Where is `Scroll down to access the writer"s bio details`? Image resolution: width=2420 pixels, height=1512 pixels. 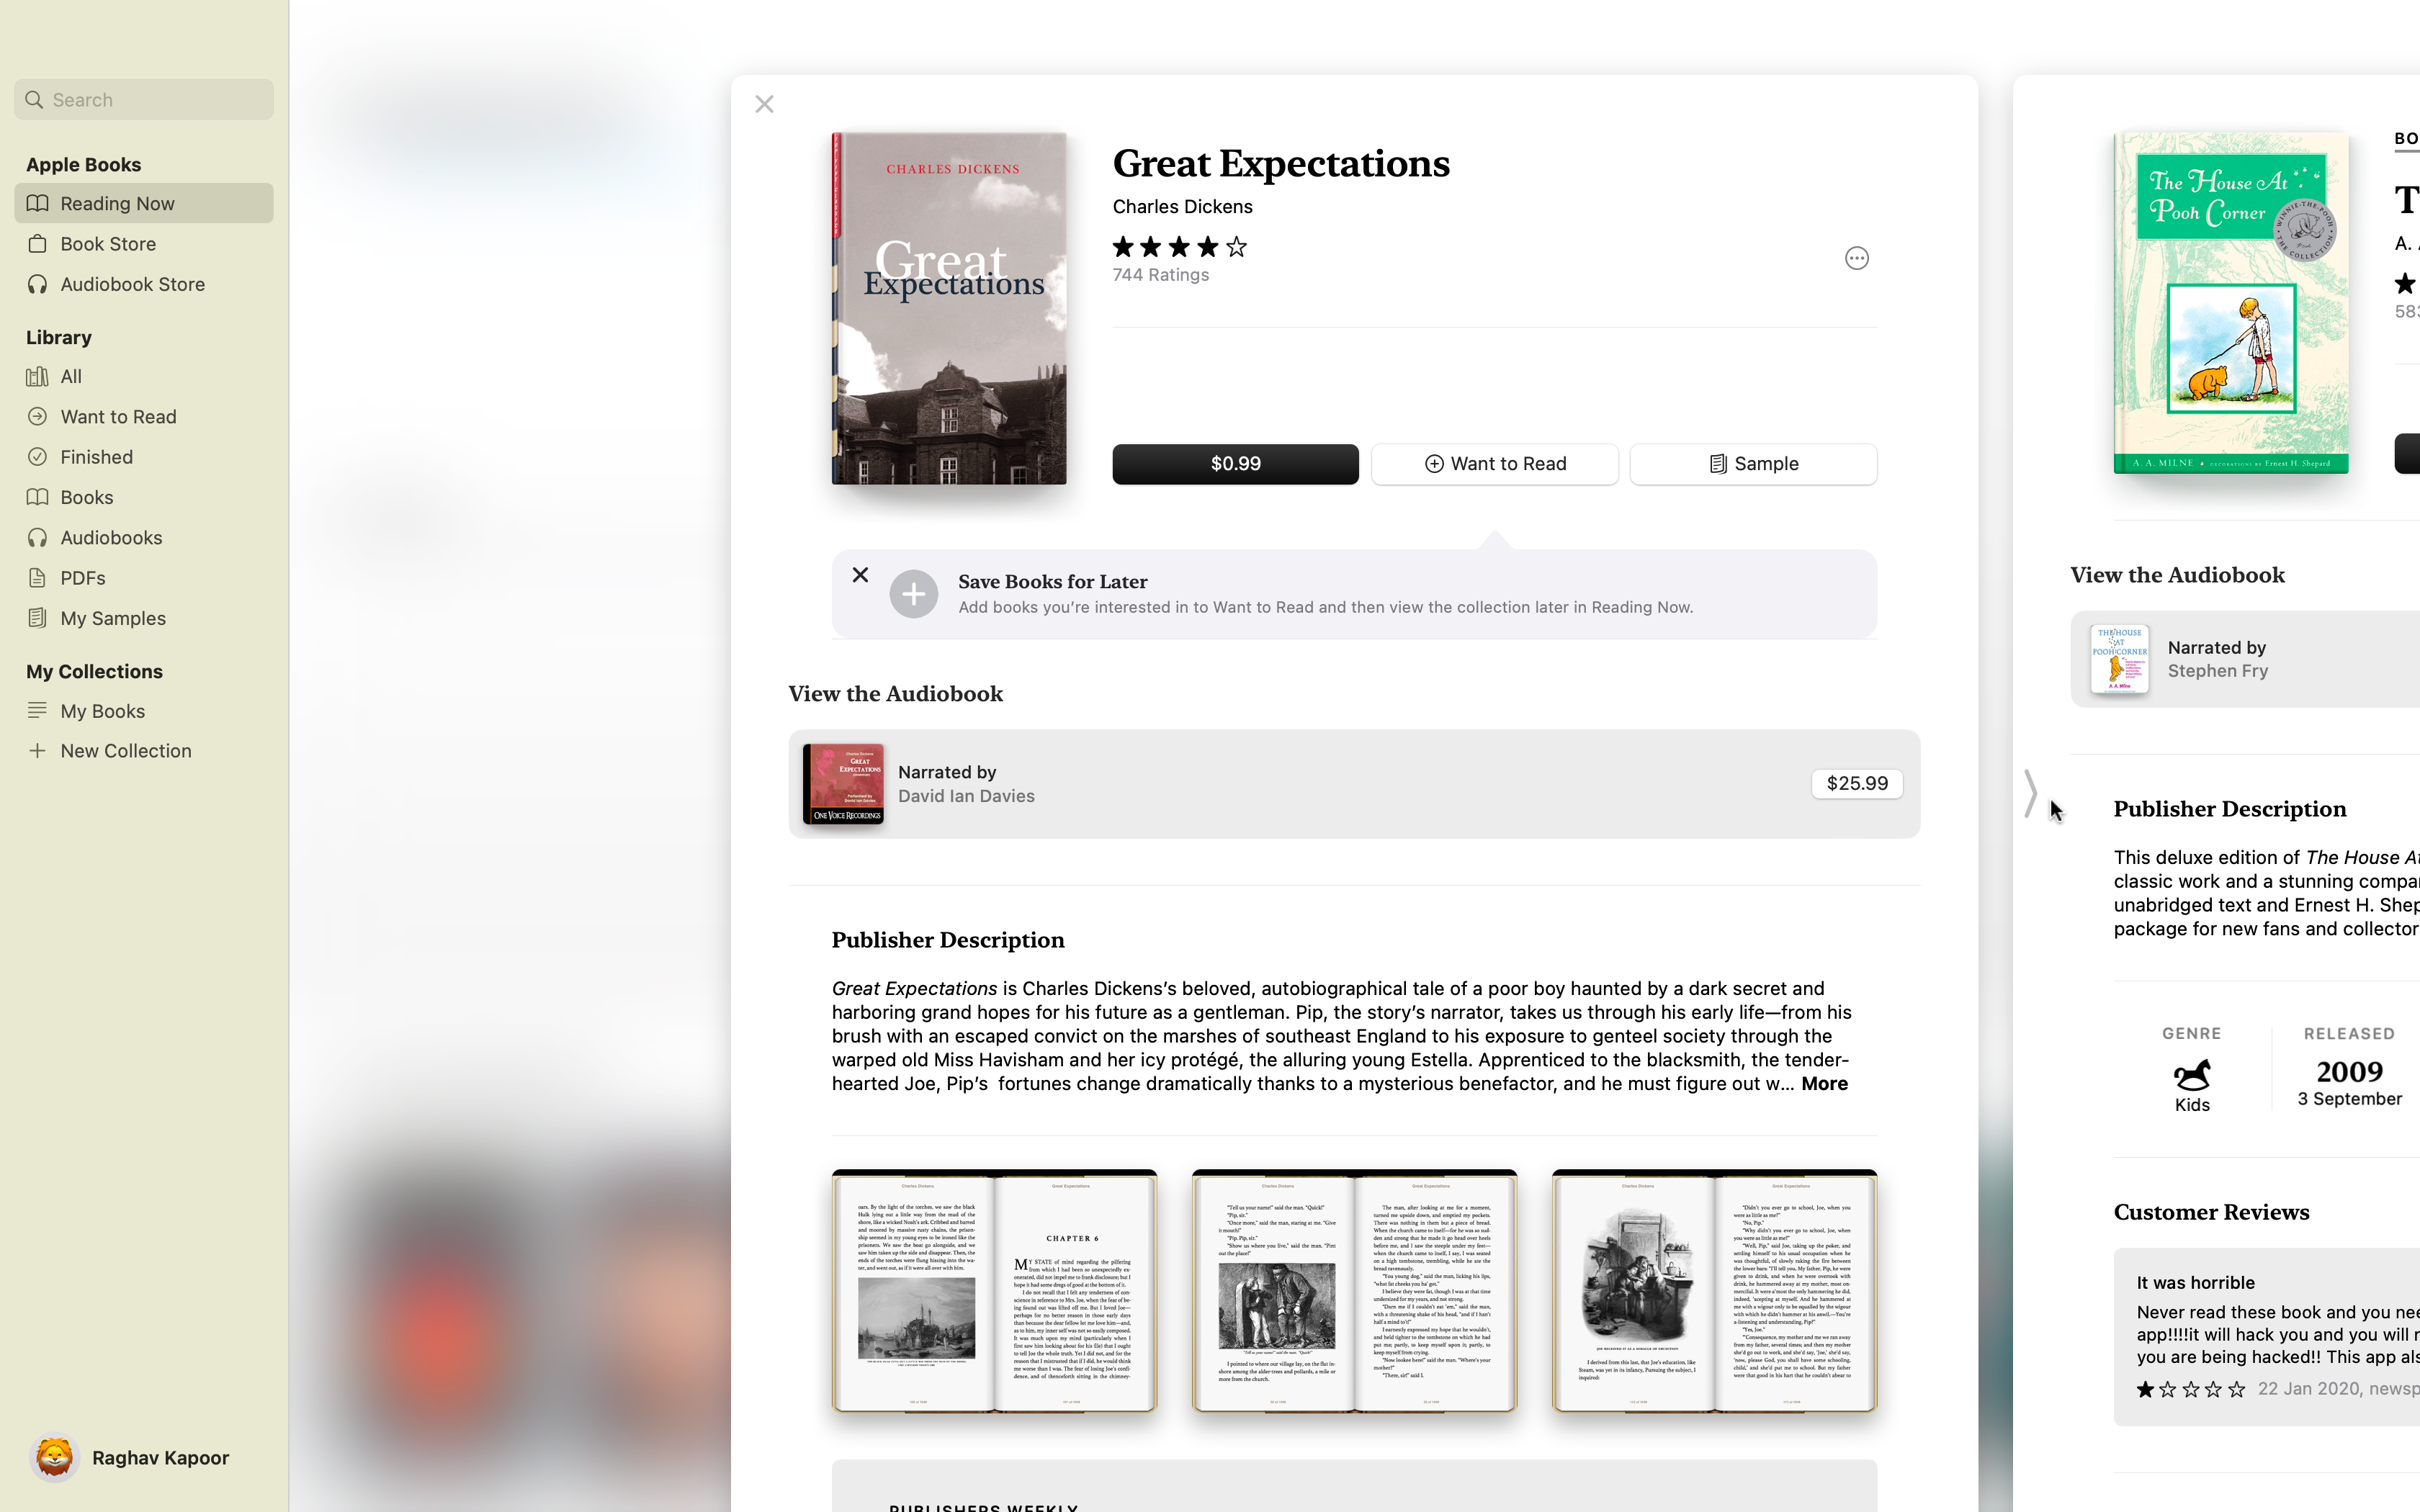 Scroll down to access the writer"s bio details is located at coordinates (4549600, 1669248).